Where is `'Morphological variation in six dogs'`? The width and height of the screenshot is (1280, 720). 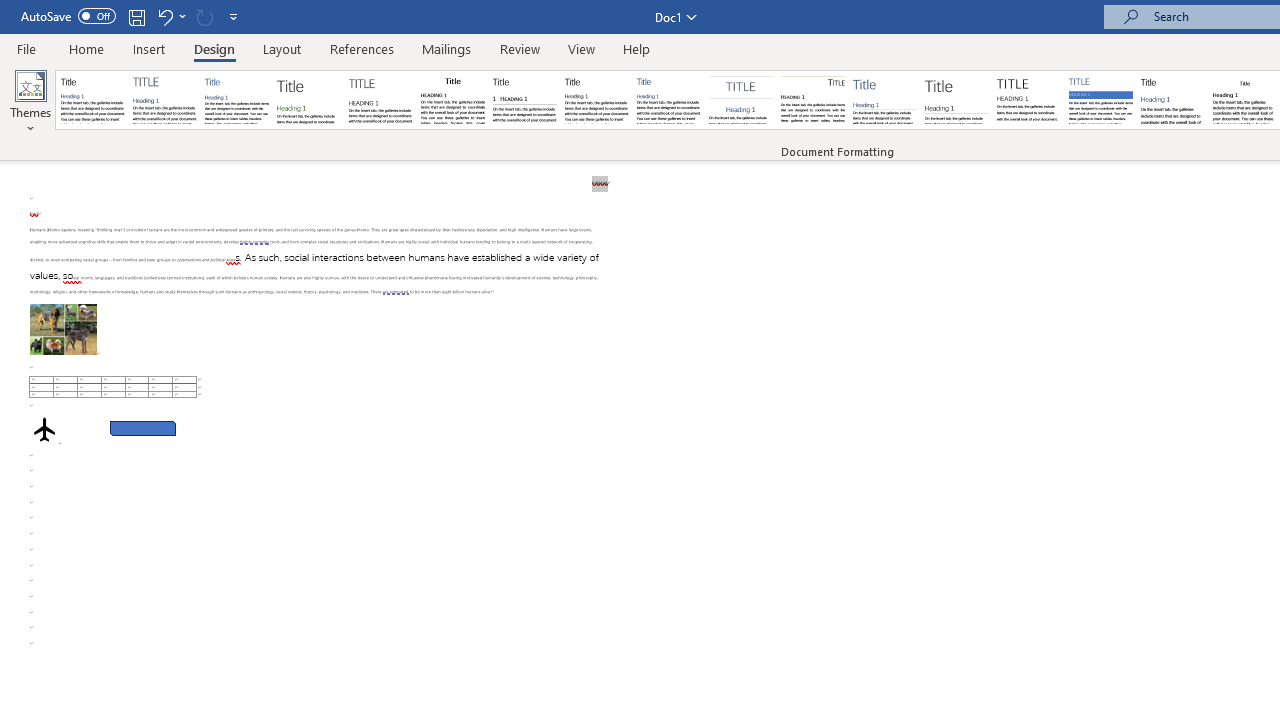
'Morphological variation in six dogs' is located at coordinates (63, 328).